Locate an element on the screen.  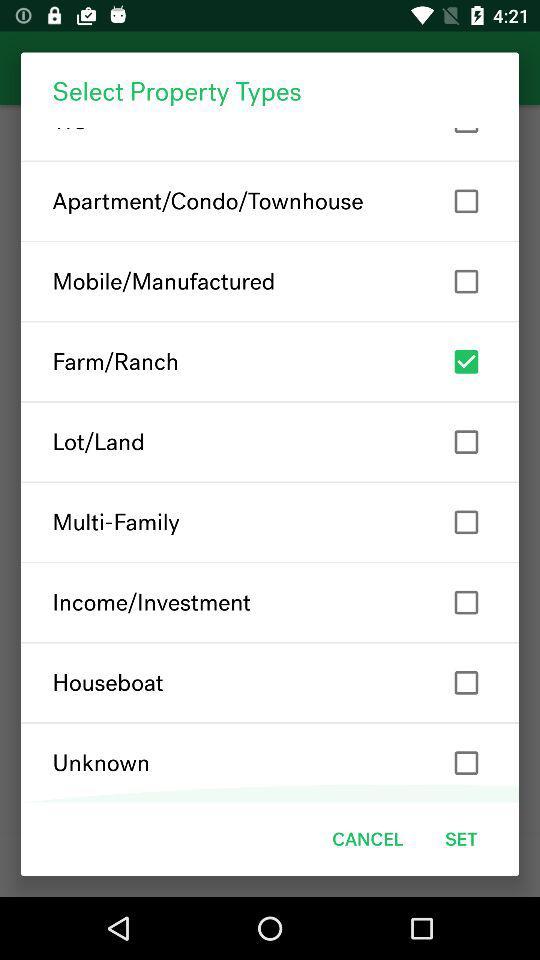
icon next to set item is located at coordinates (366, 839).